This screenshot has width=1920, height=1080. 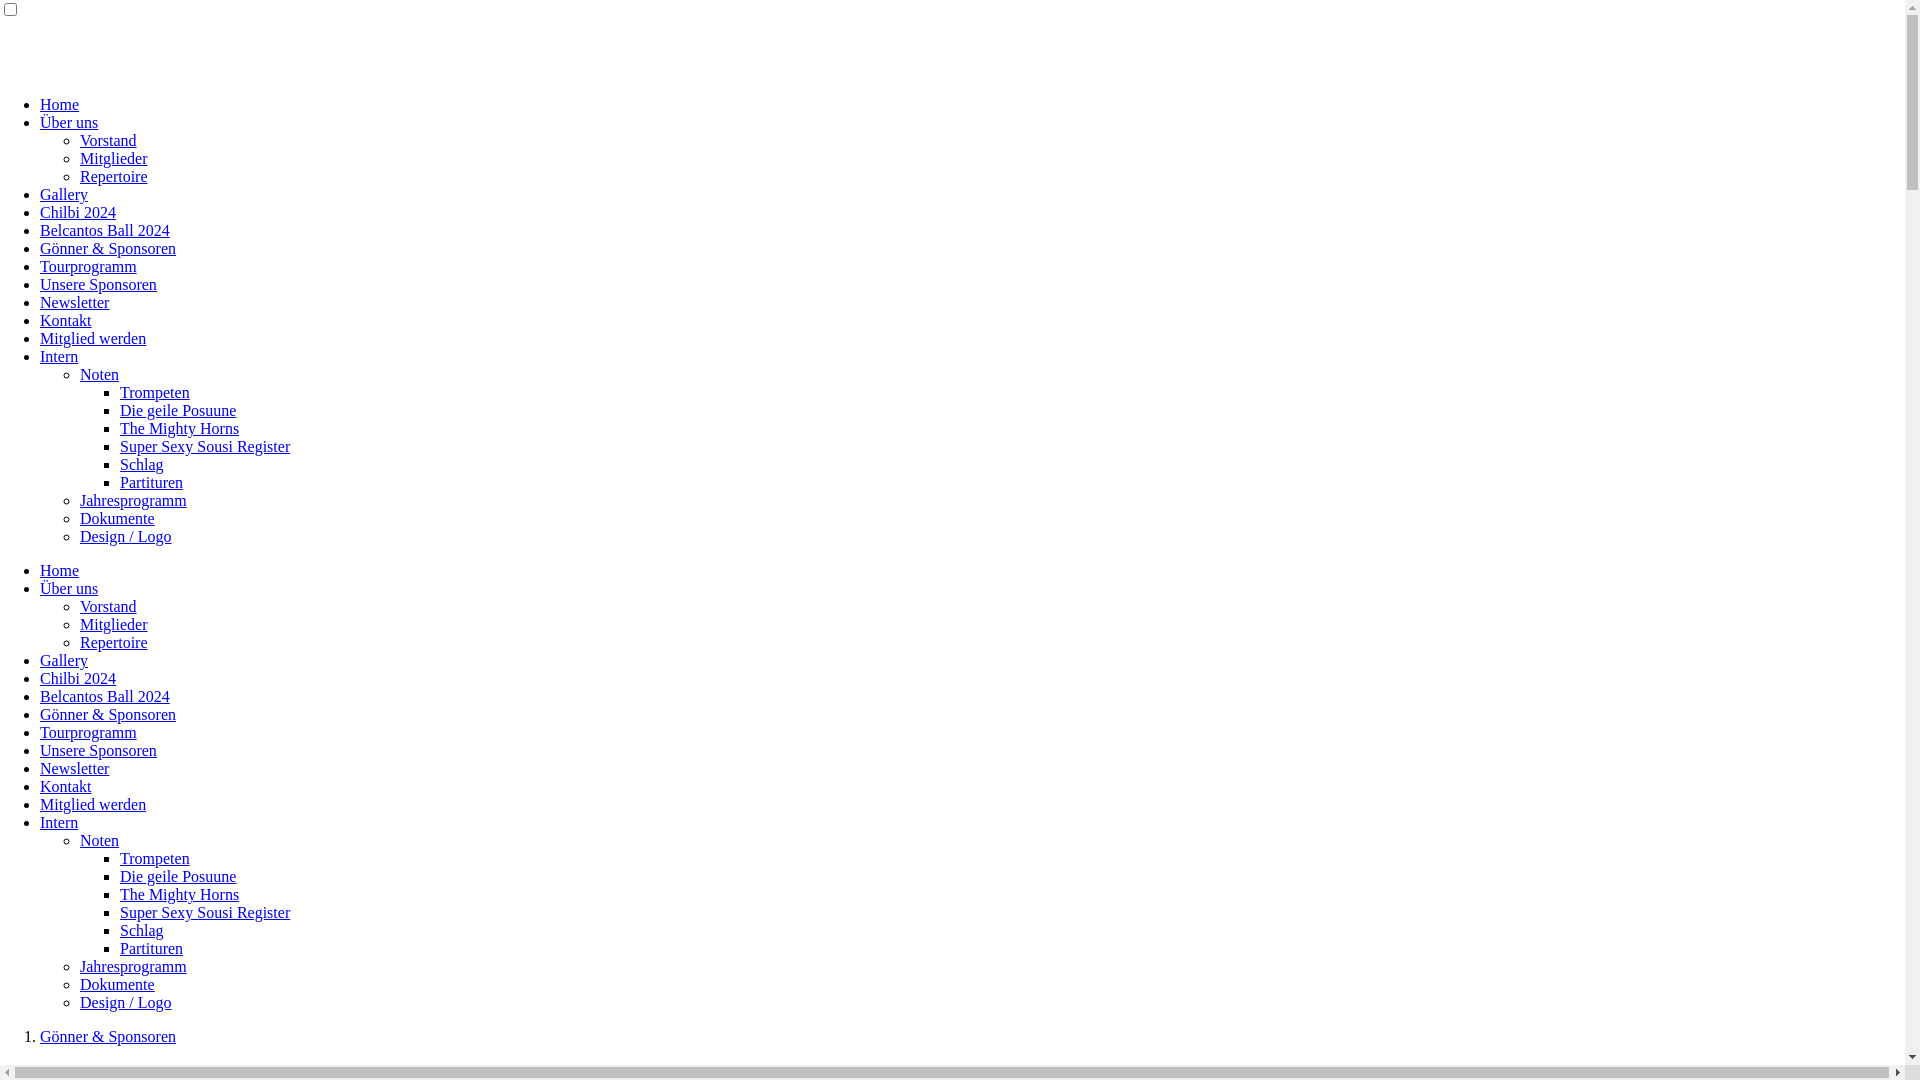 I want to click on 'Jahresprogramm', so click(x=132, y=499).